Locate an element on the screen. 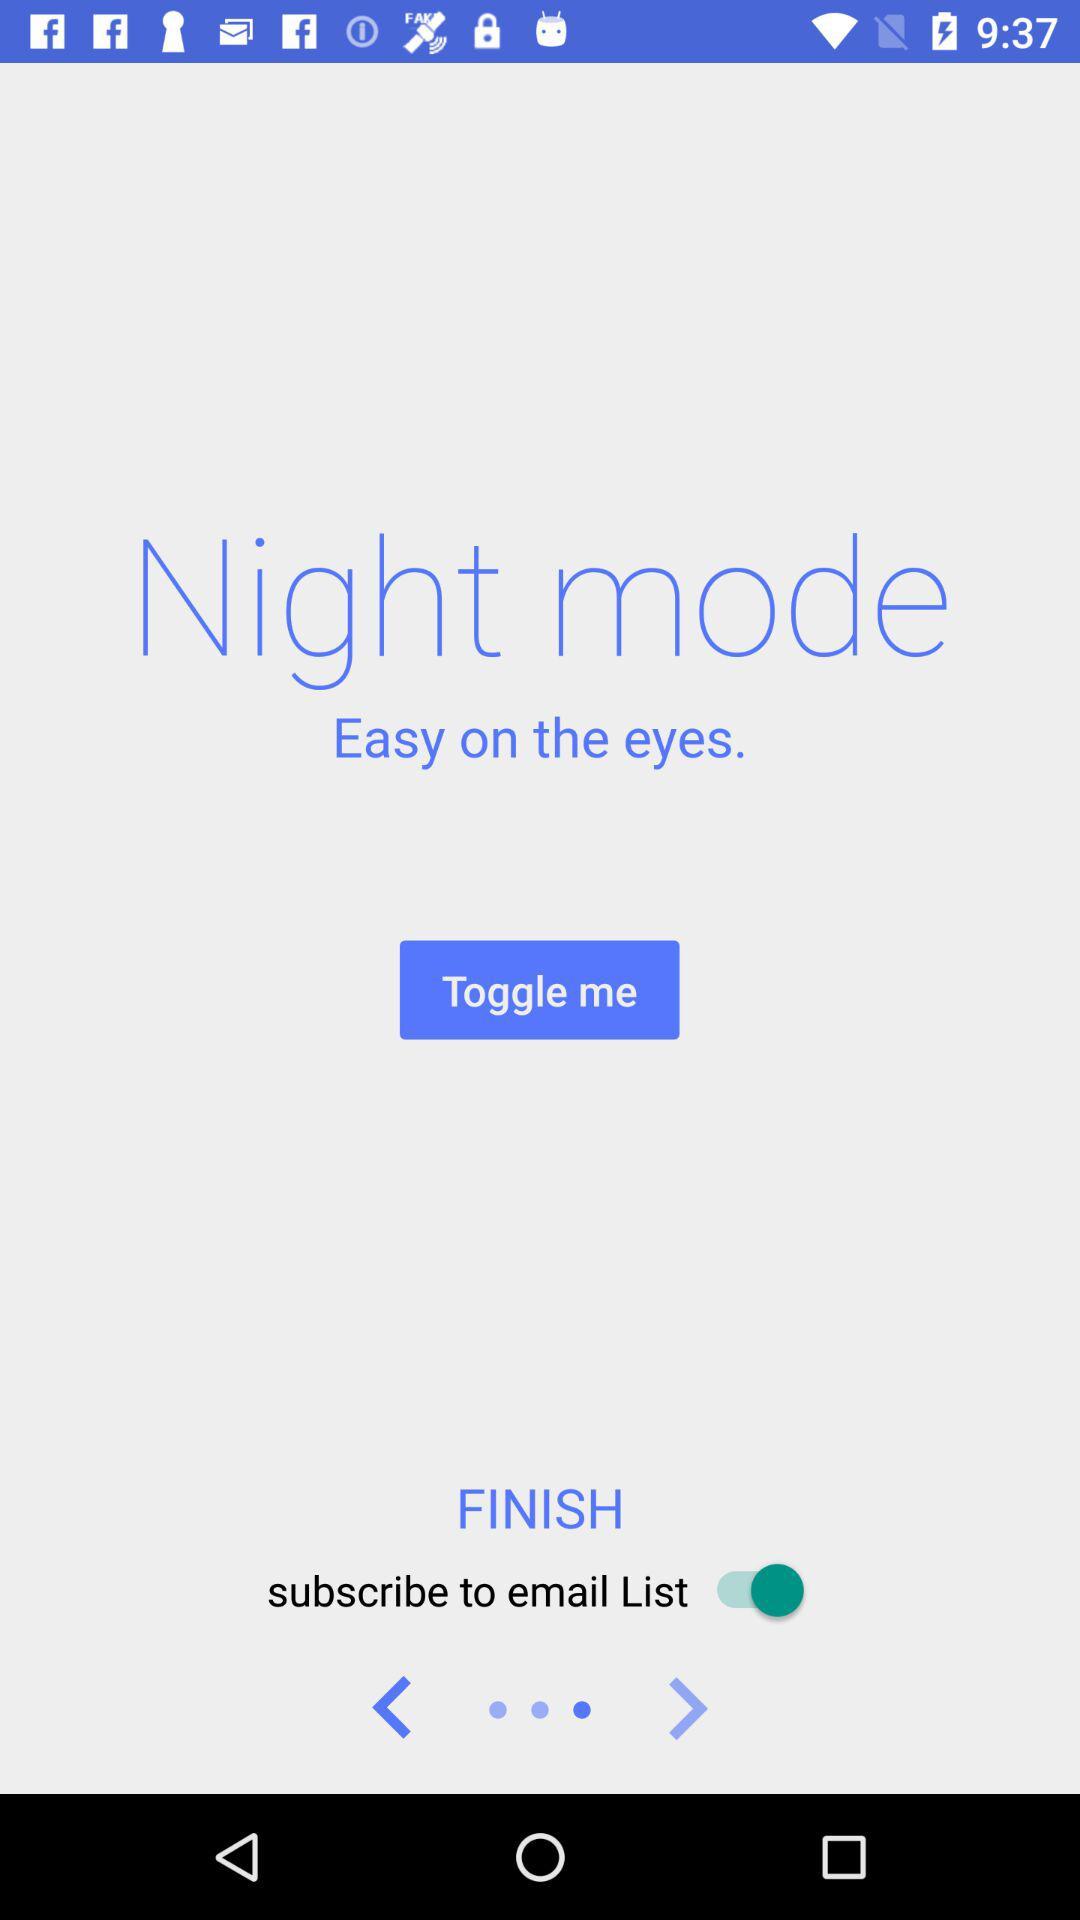 Image resolution: width=1080 pixels, height=1920 pixels. icon above the subscribe to email icon is located at coordinates (540, 1507).